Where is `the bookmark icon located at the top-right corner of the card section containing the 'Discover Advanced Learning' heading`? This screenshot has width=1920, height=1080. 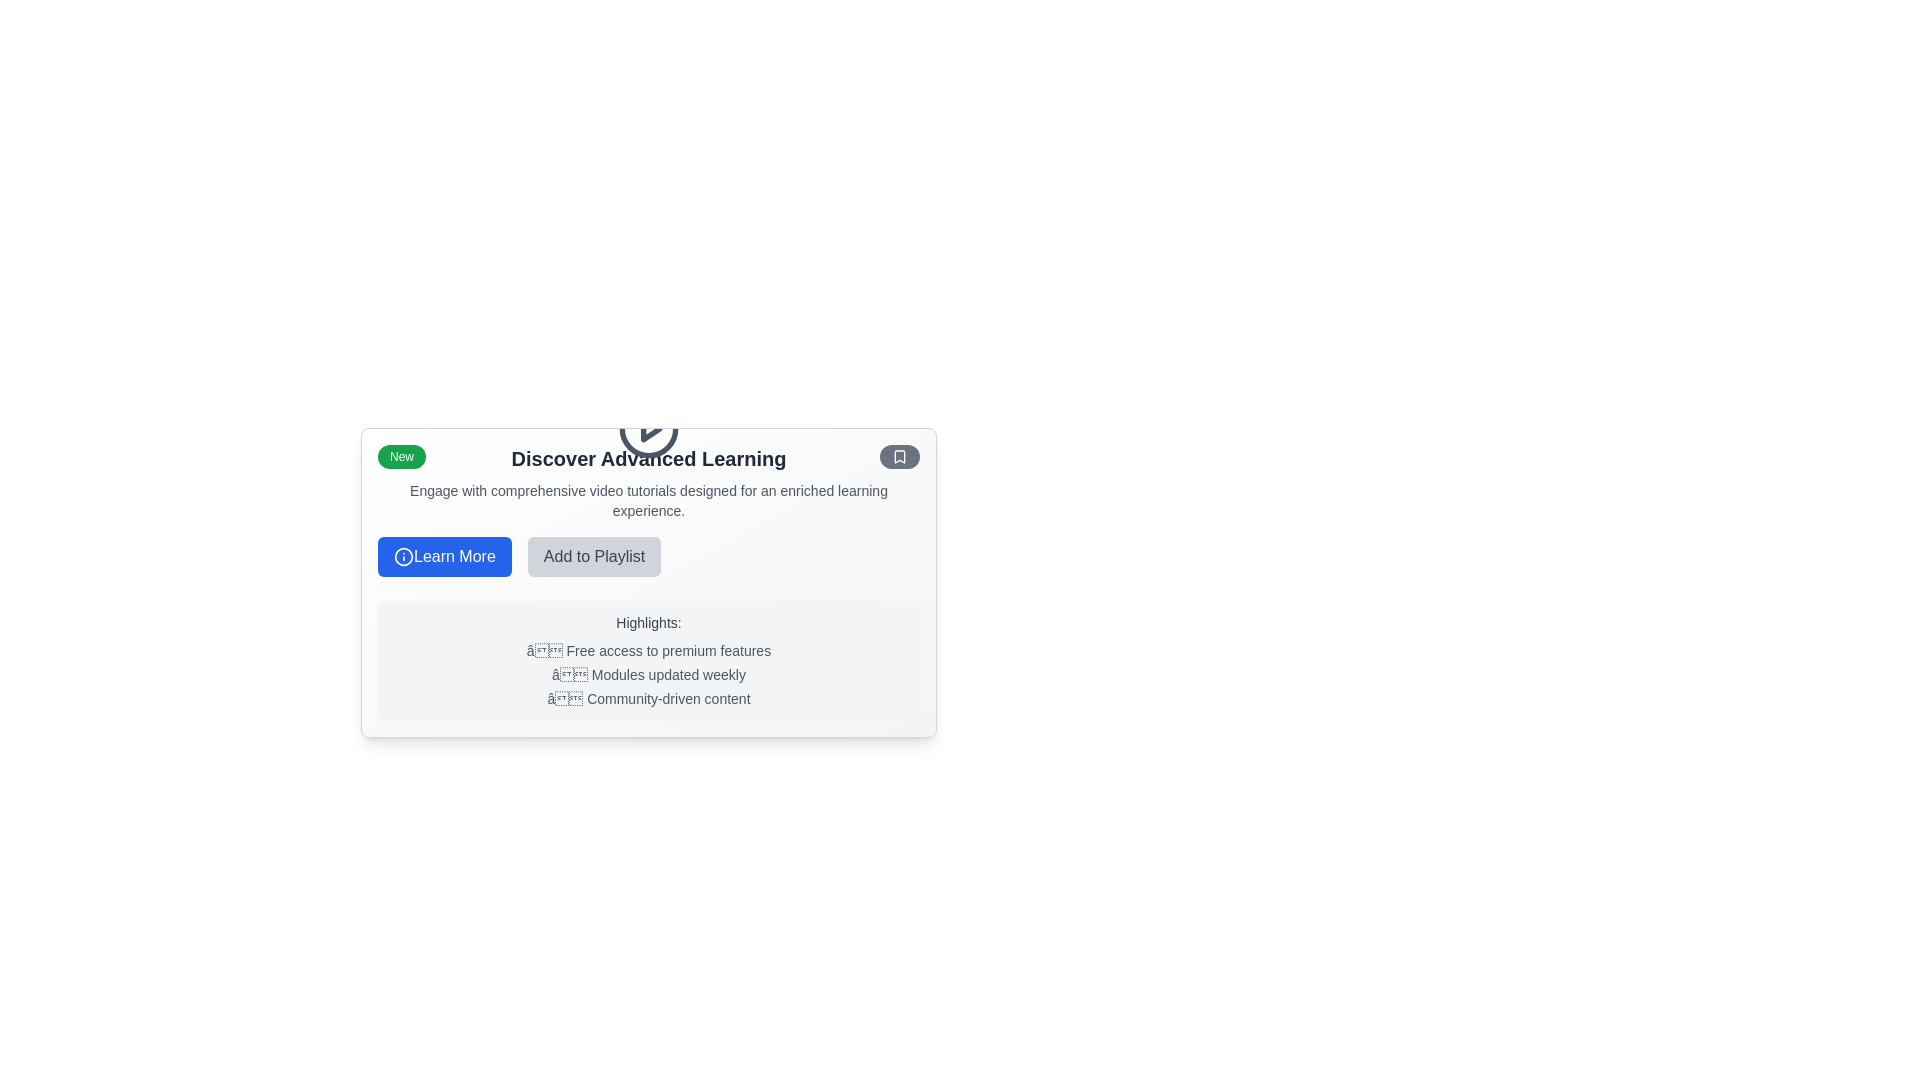
the bookmark icon located at the top-right corner of the card section containing the 'Discover Advanced Learning' heading is located at coordinates (899, 456).